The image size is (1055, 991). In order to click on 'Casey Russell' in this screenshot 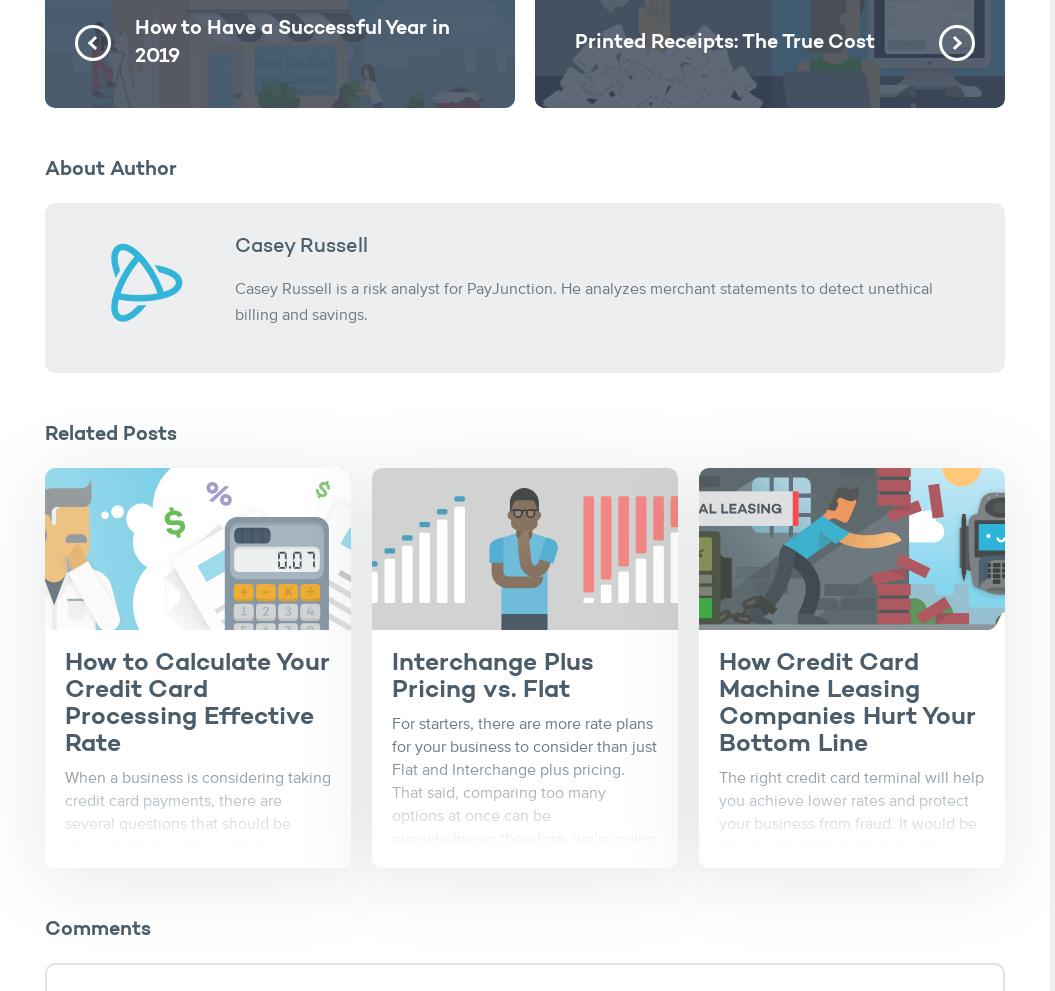, I will do `click(233, 246)`.